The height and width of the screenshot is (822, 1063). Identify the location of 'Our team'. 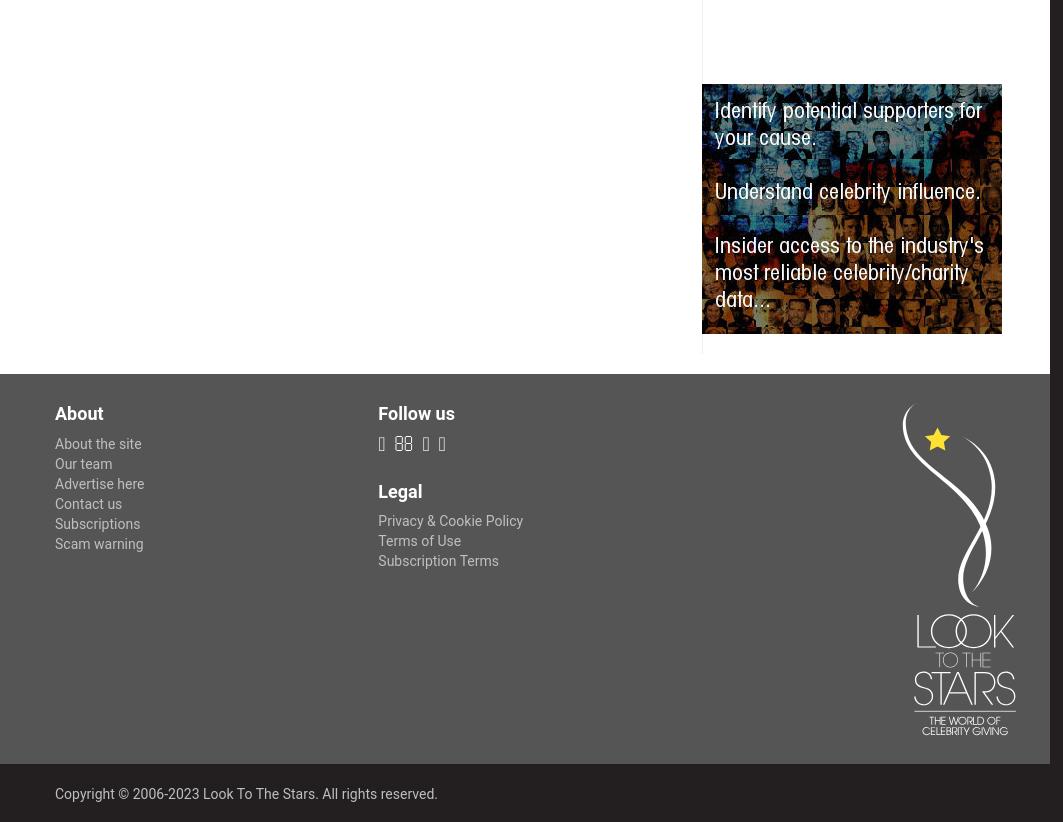
(83, 463).